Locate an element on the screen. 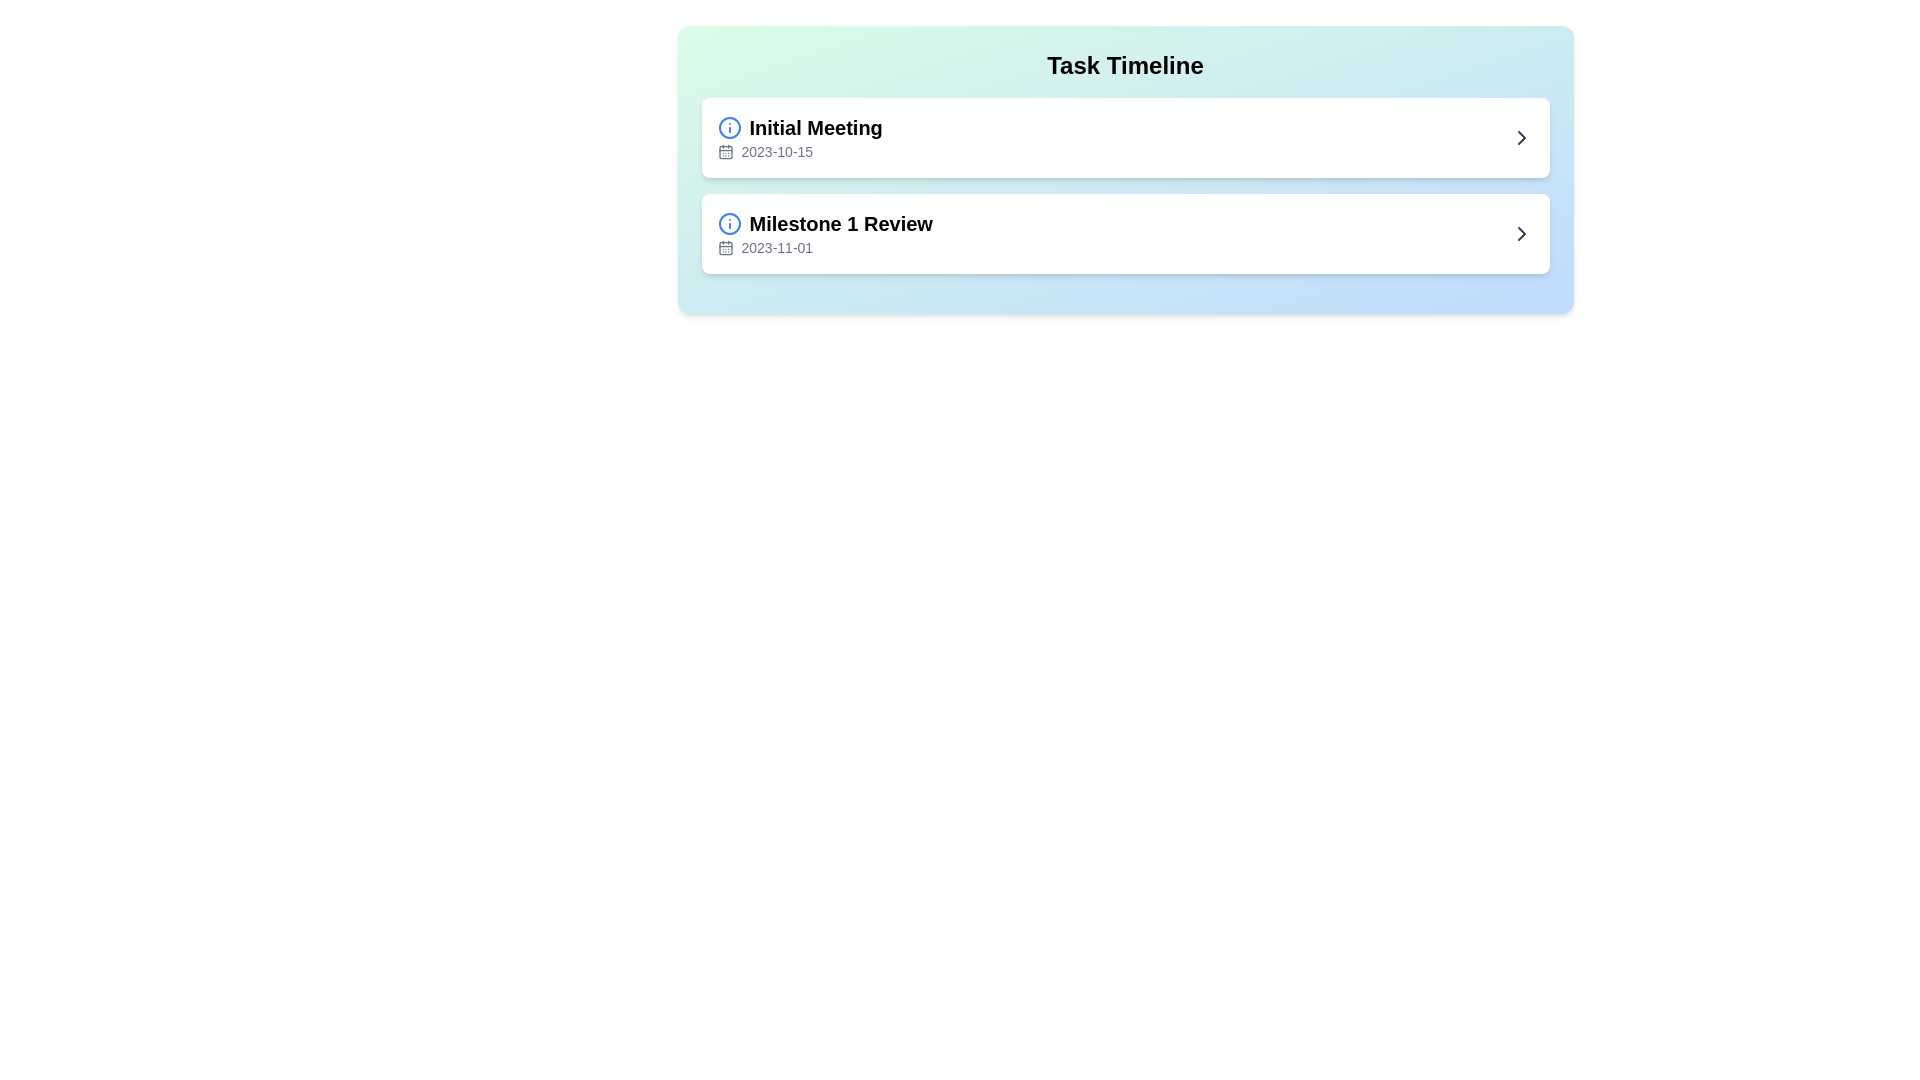  the informational icon located to the left of the text 'Initial Meeting' in the 'Task Timeline' section to overview it is located at coordinates (728, 127).